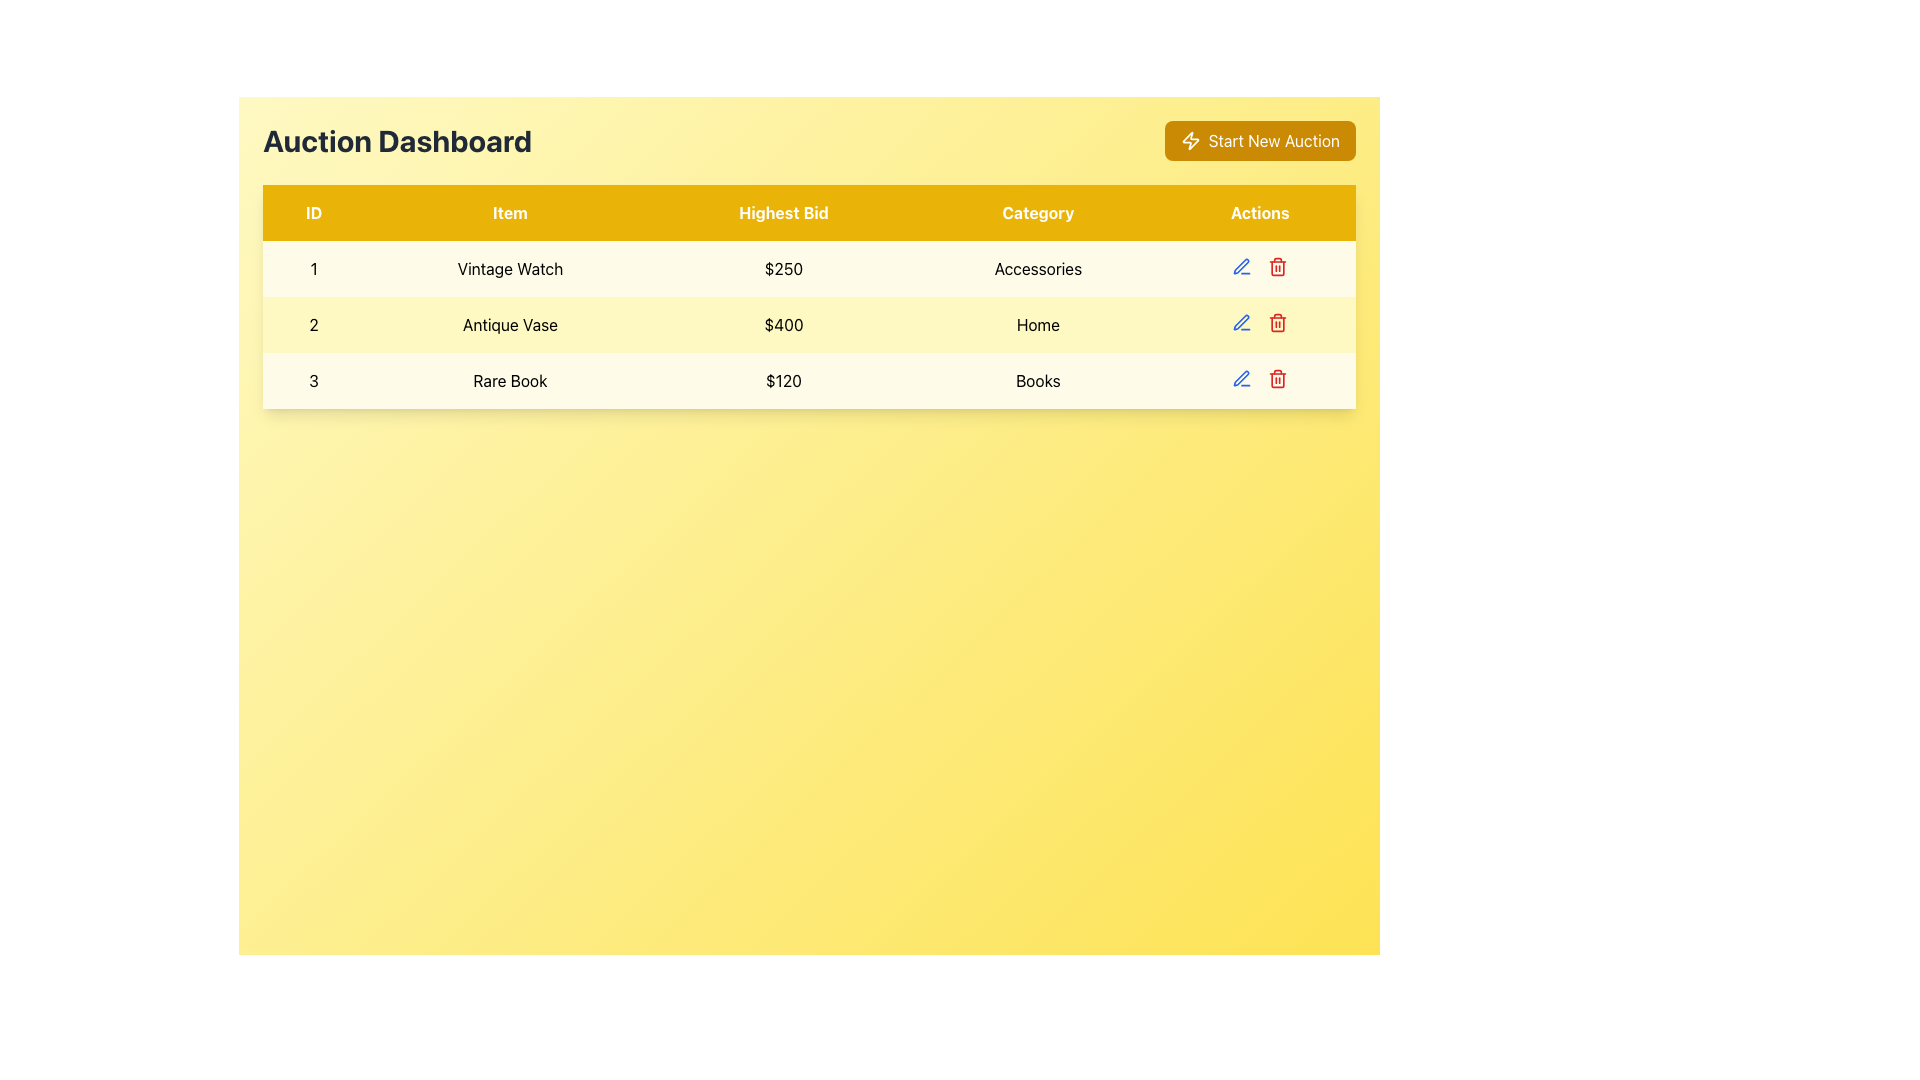 The image size is (1920, 1080). I want to click on the delete icon located in the 'Actions' column of the table row for 'Antique Vase' to possibly display a tooltip, so click(1277, 322).